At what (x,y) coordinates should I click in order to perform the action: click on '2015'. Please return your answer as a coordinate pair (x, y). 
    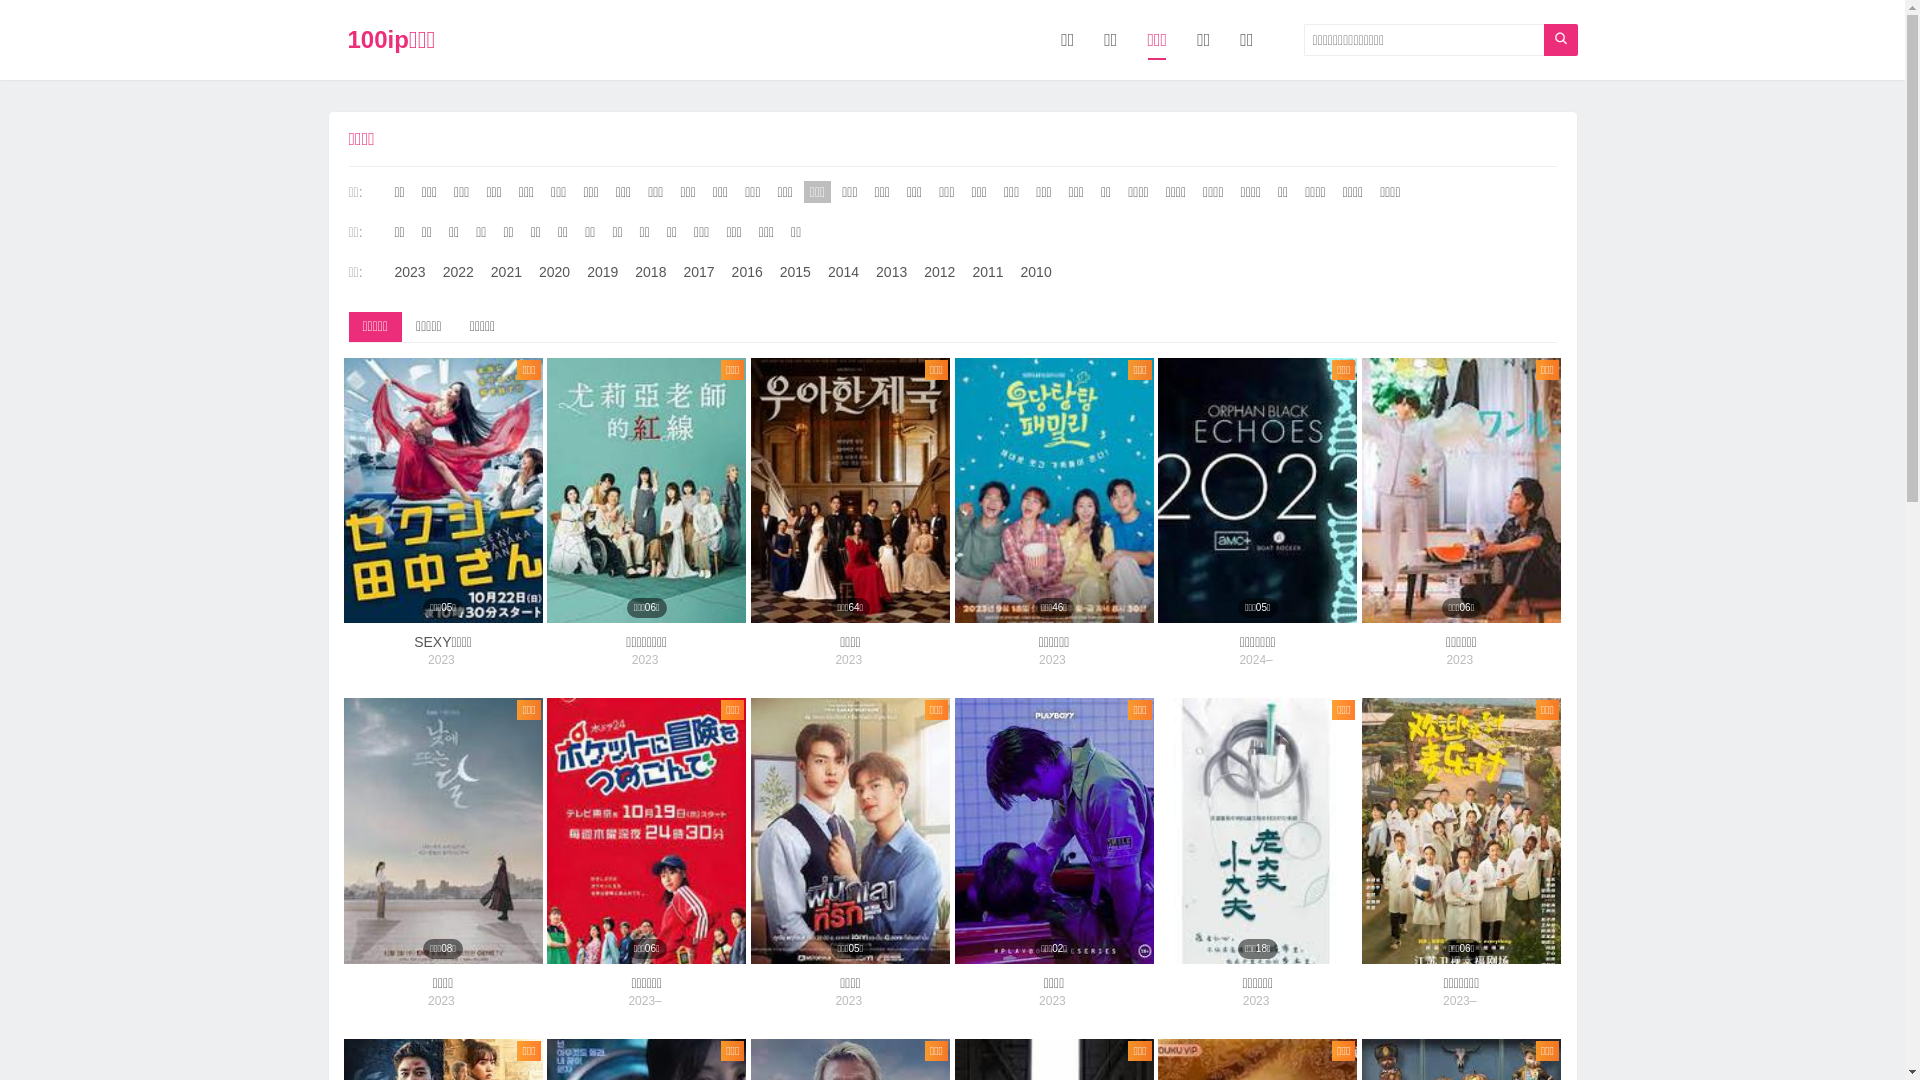
    Looking at the image, I should click on (794, 272).